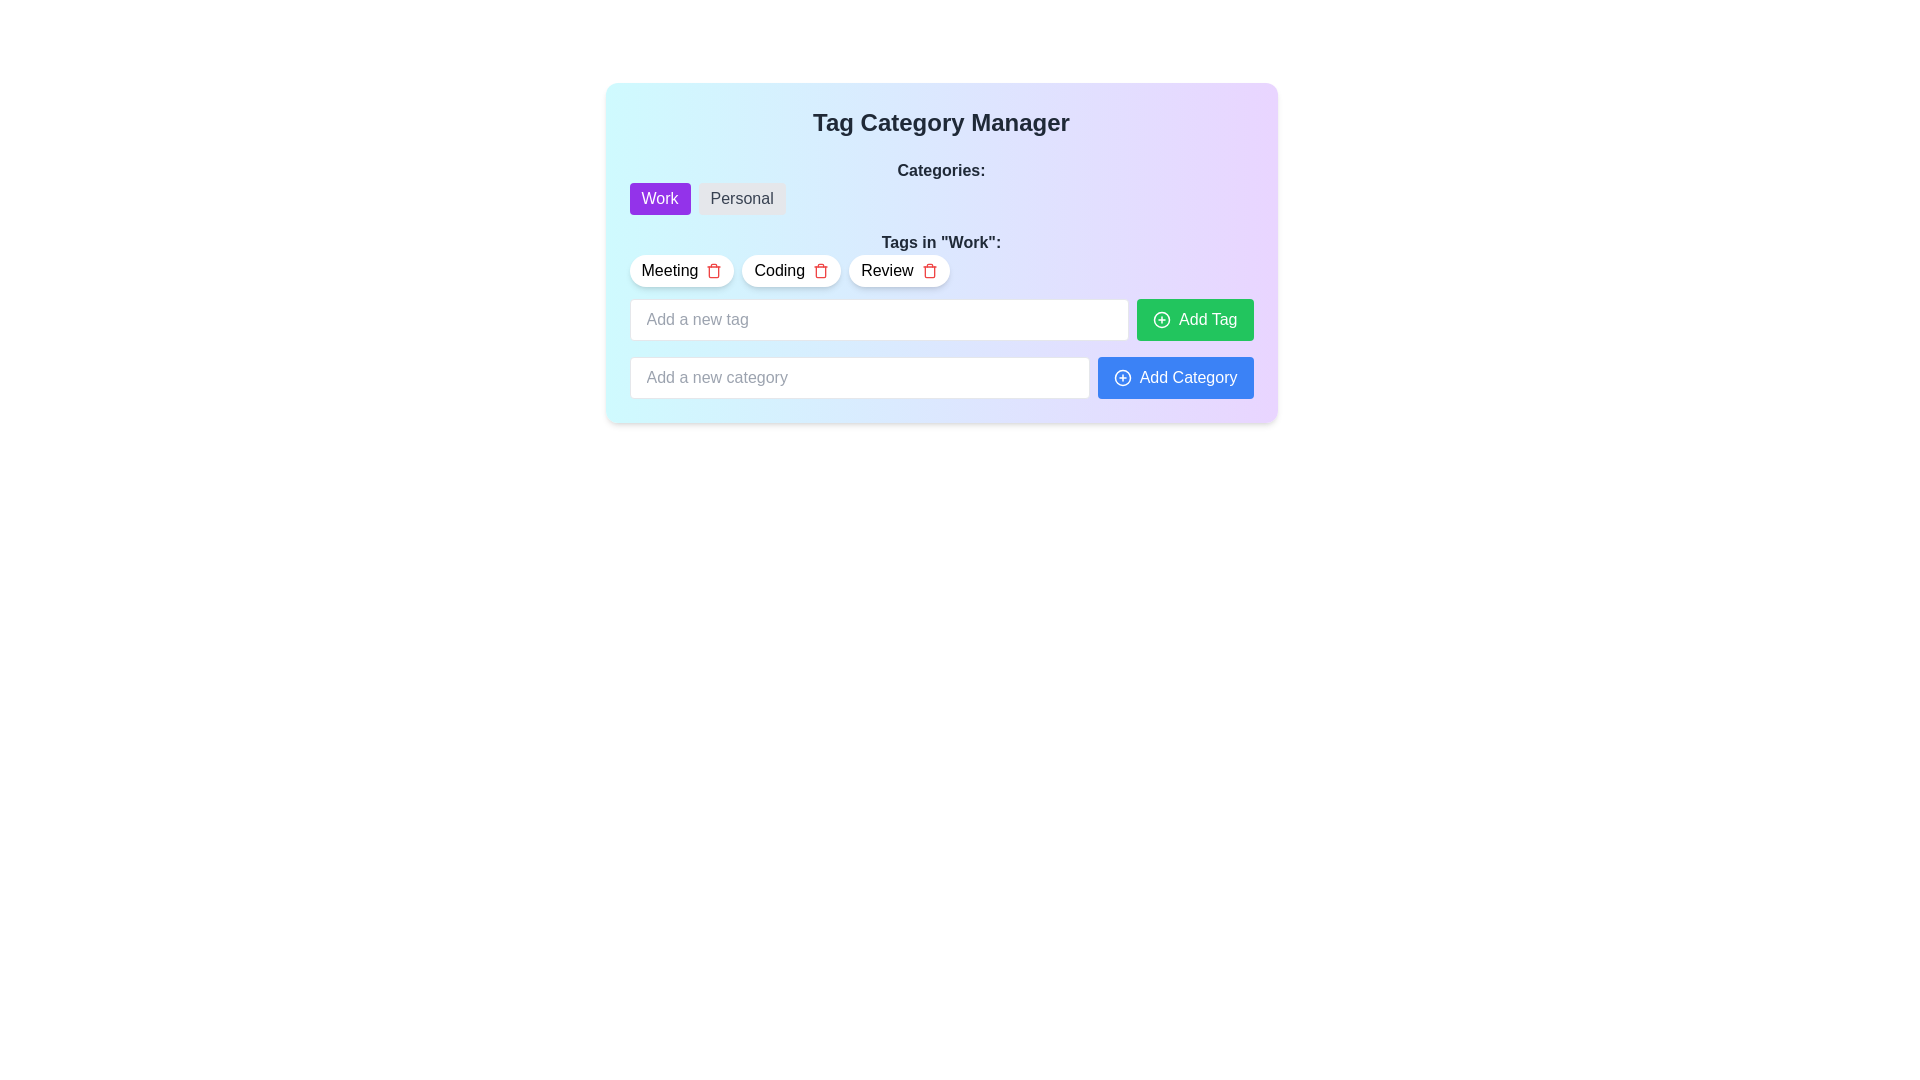 This screenshot has width=1920, height=1080. I want to click on the green circular '+' icon located at the center of the 'Add Tag' button, so click(1161, 319).